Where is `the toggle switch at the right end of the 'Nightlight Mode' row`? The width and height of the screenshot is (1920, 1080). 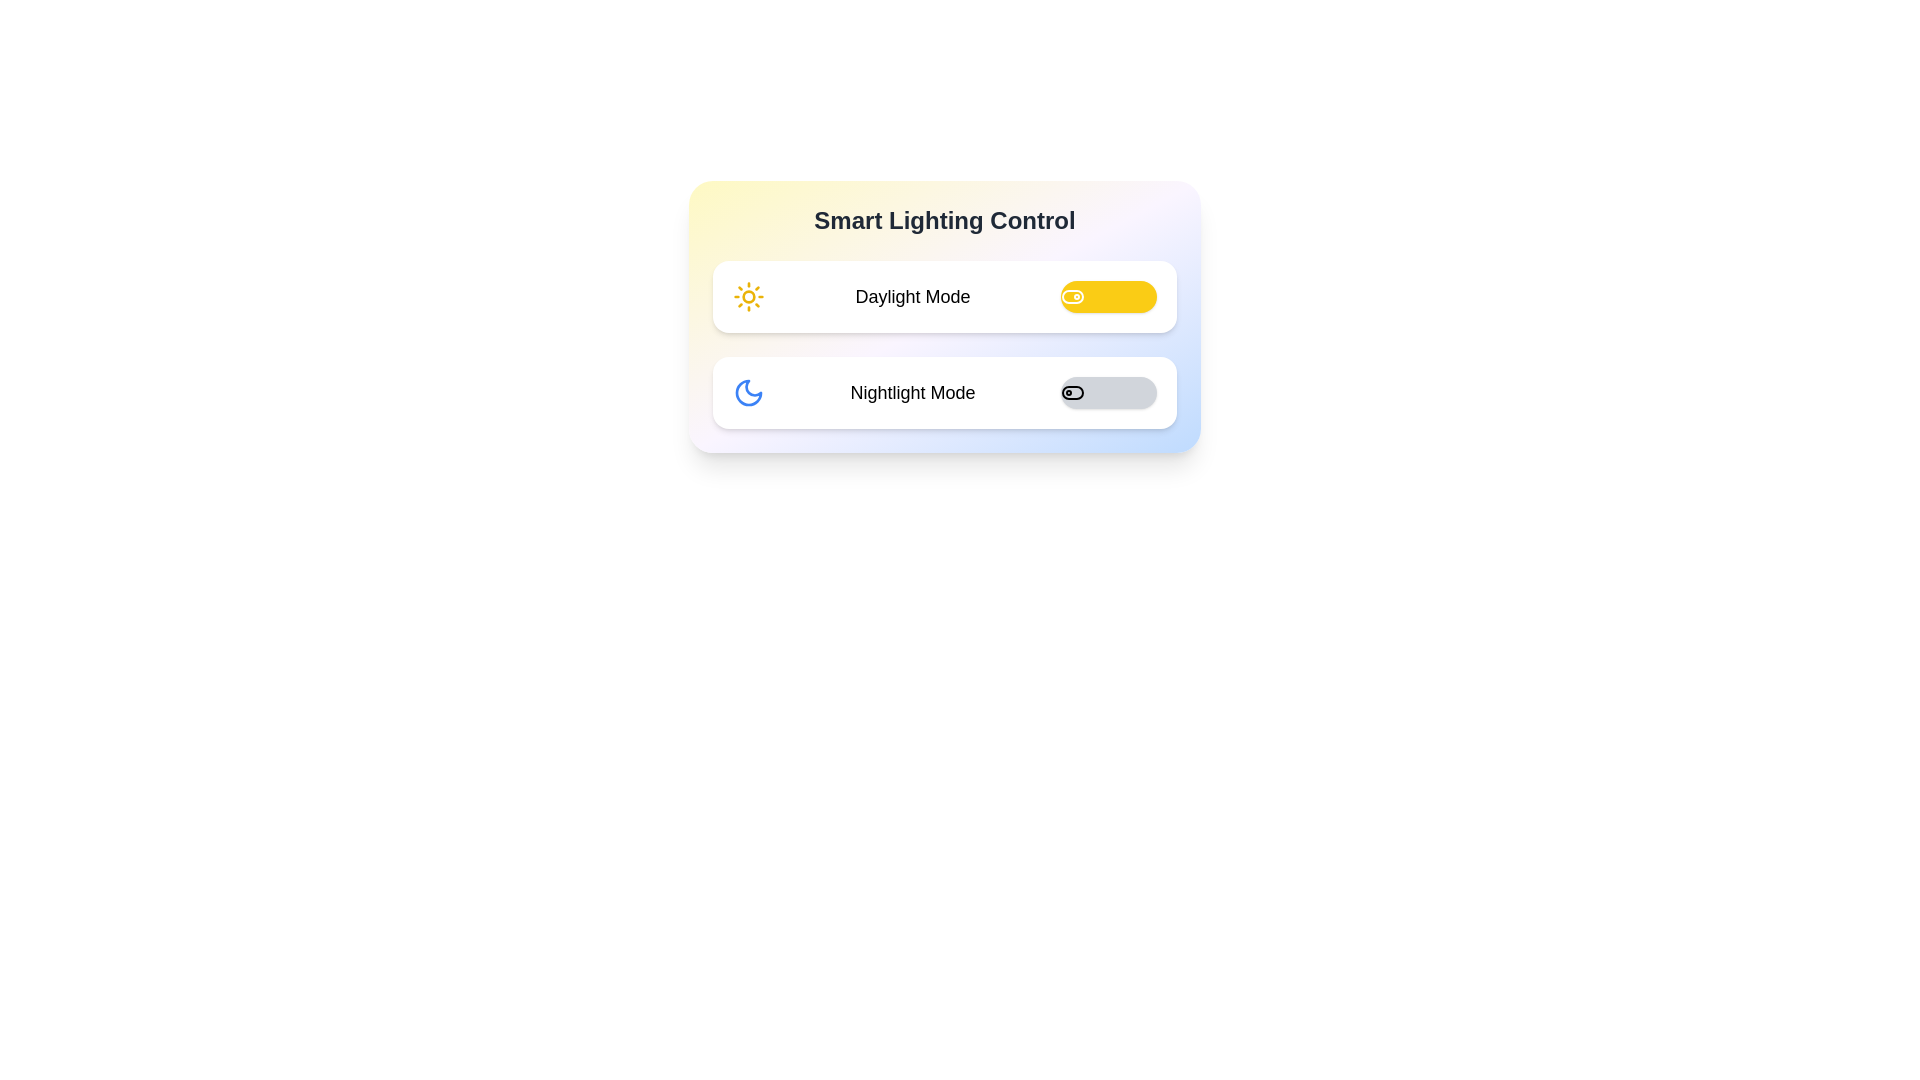
the toggle switch at the right end of the 'Nightlight Mode' row is located at coordinates (1107, 393).